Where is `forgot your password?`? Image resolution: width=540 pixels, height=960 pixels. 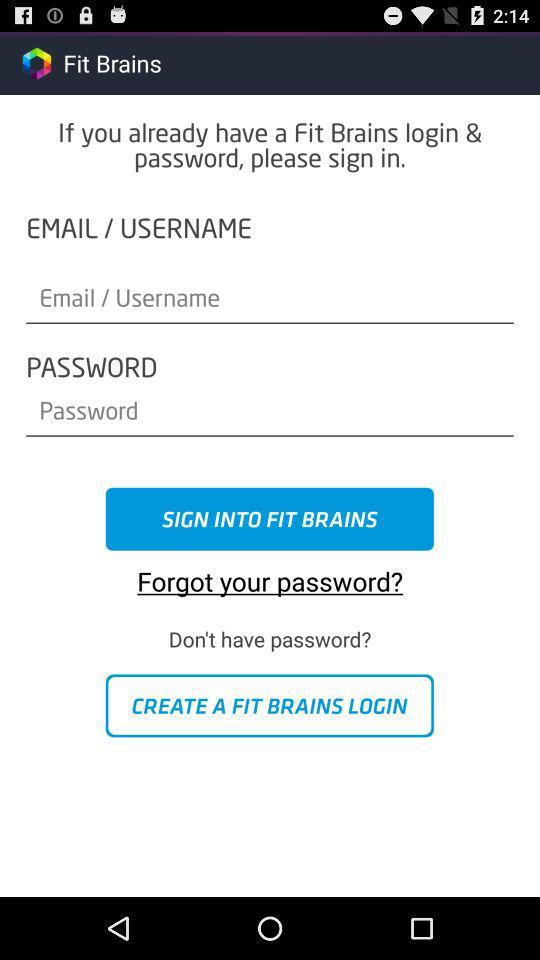
forgot your password? is located at coordinates (270, 574).